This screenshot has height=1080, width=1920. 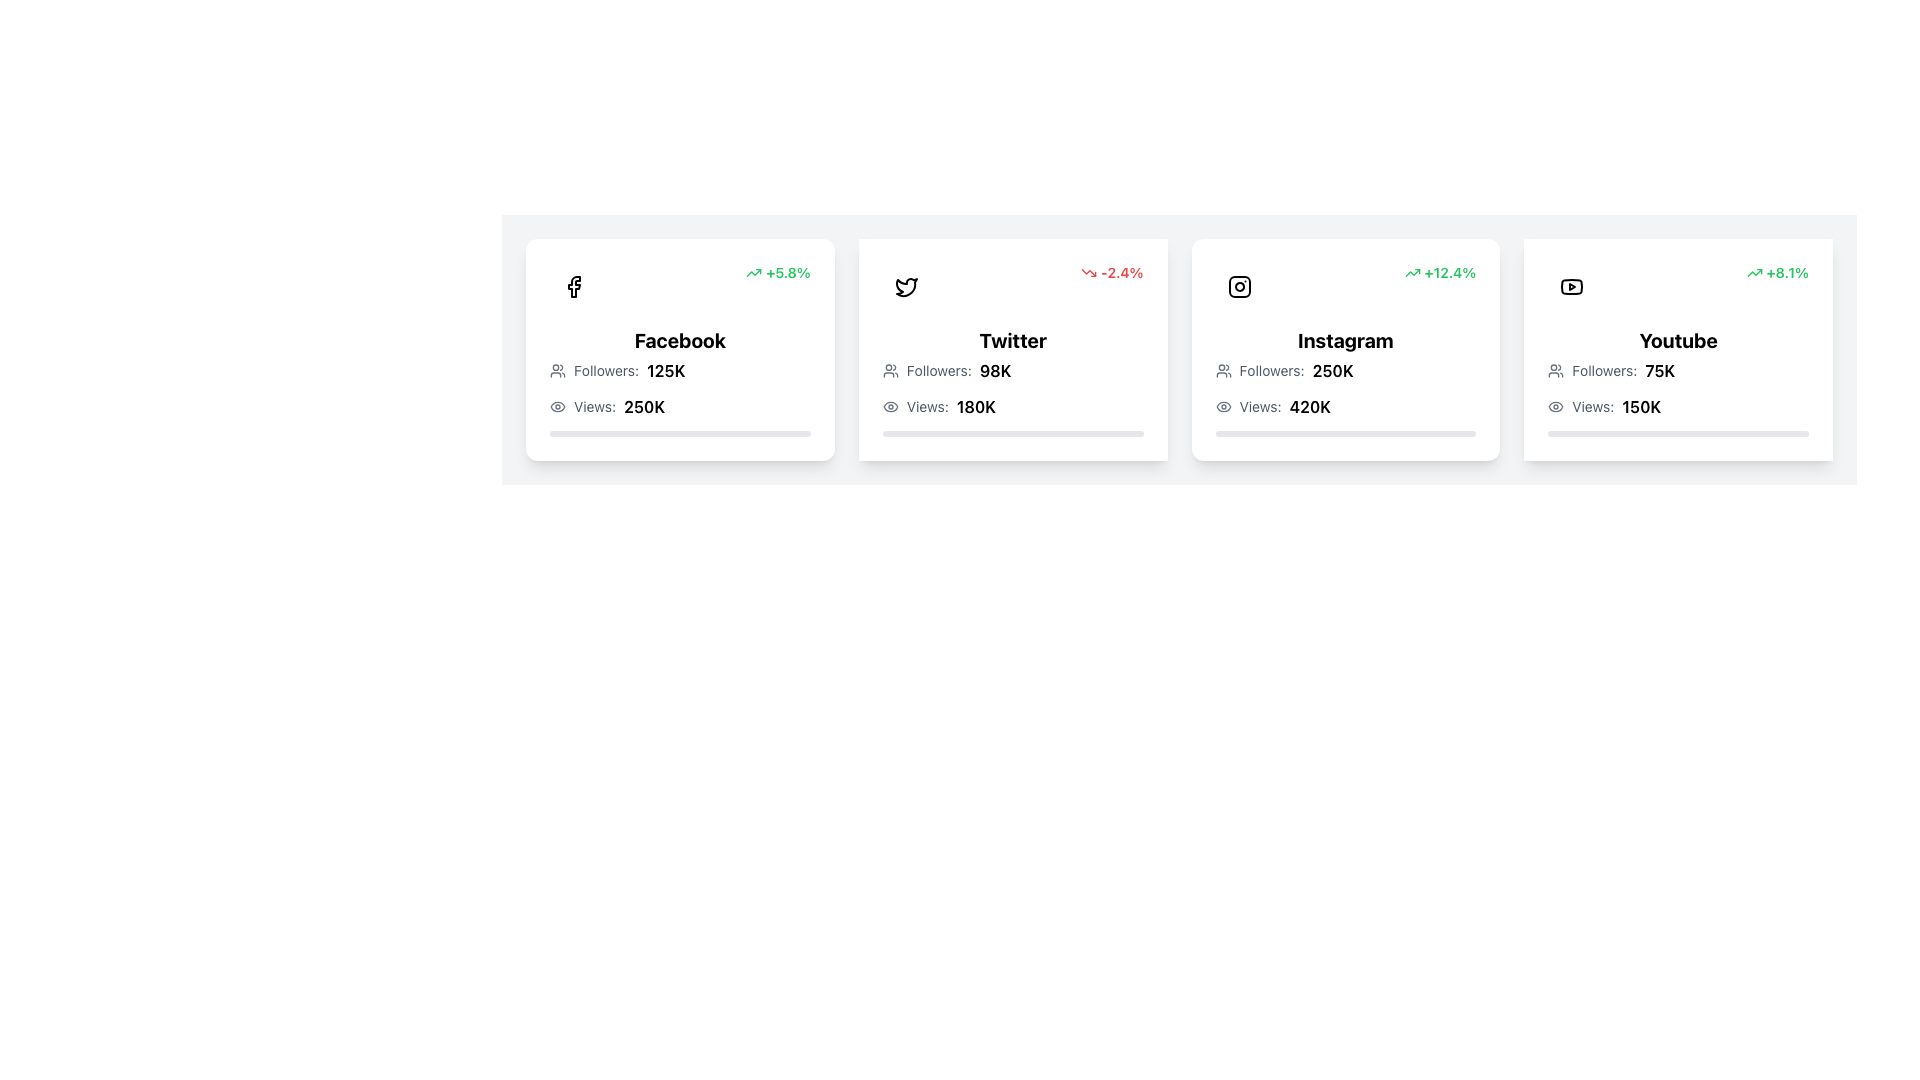 What do you see at coordinates (557, 370) in the screenshot?
I see `the icon element representing follower count` at bounding box center [557, 370].